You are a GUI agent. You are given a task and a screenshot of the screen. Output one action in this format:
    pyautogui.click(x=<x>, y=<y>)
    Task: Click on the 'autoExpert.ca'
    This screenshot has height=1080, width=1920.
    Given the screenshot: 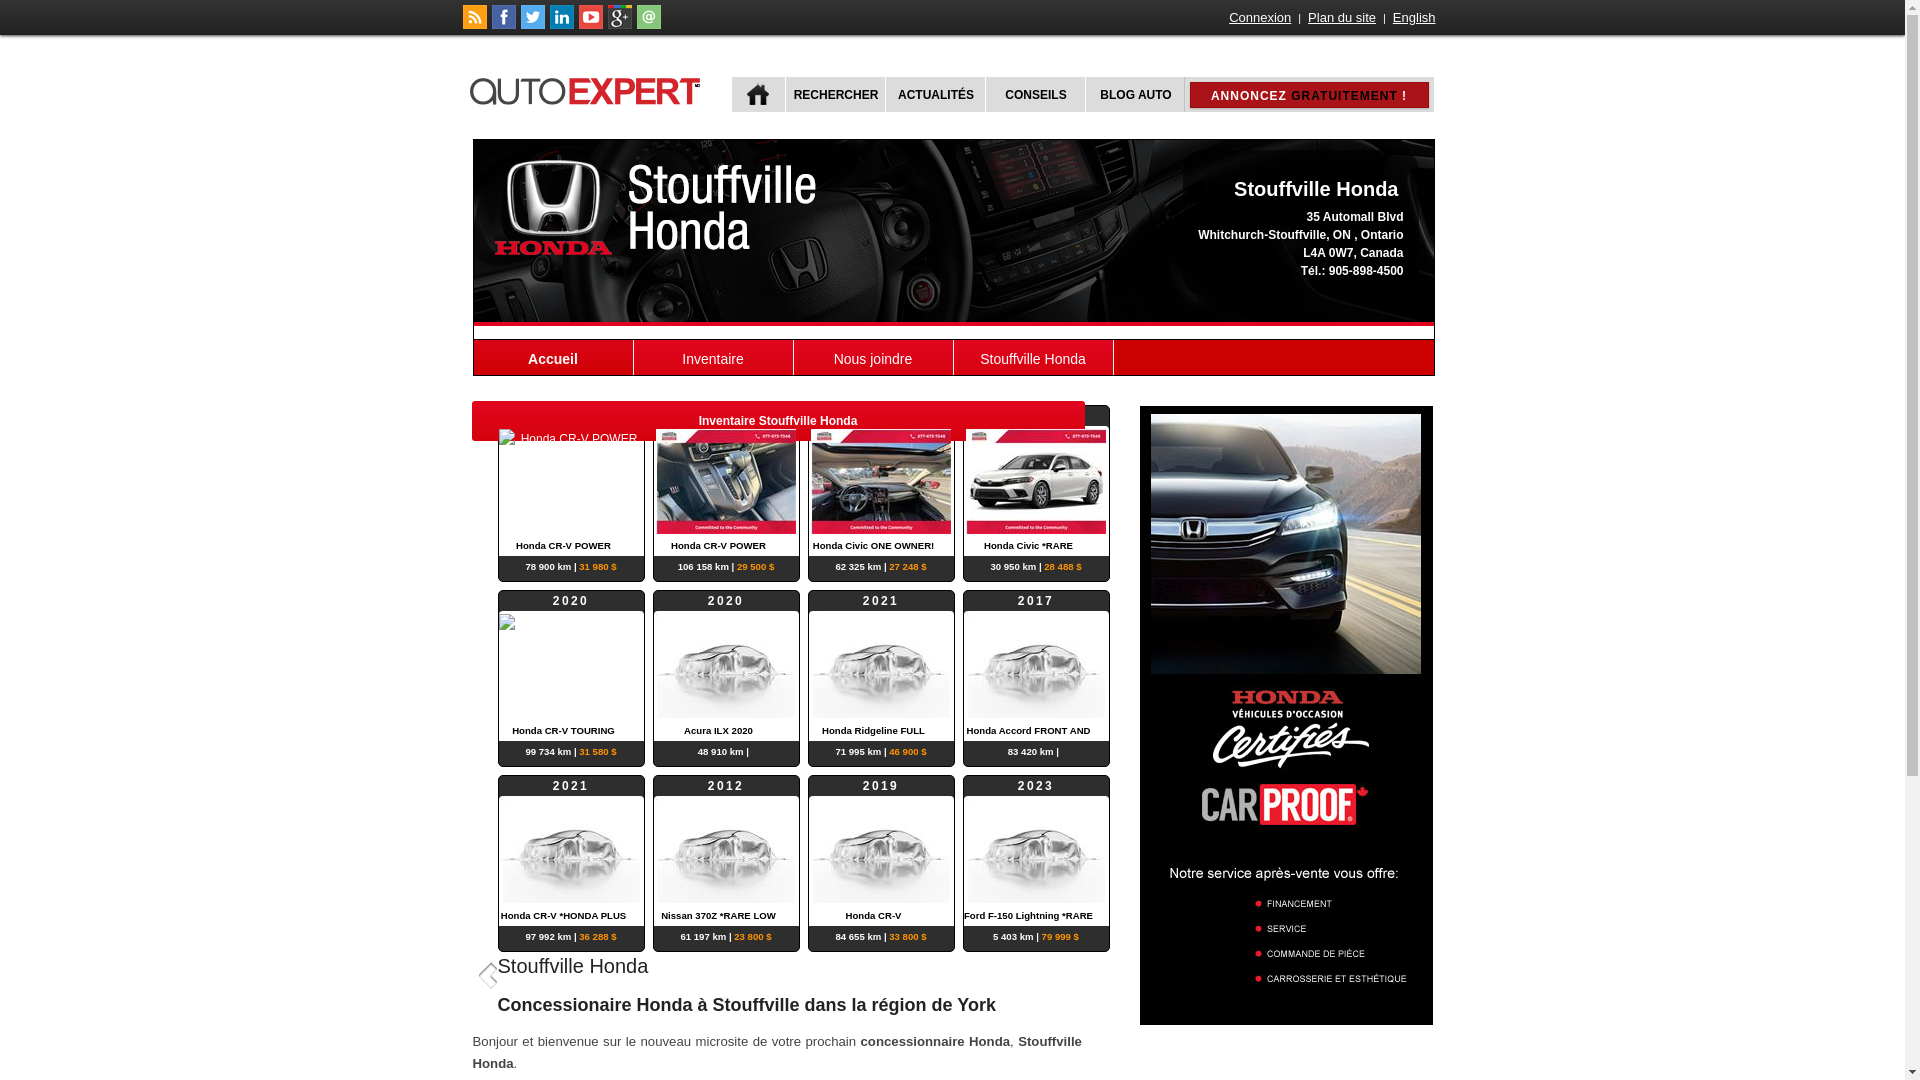 What is the action you would take?
    pyautogui.click(x=588, y=87)
    